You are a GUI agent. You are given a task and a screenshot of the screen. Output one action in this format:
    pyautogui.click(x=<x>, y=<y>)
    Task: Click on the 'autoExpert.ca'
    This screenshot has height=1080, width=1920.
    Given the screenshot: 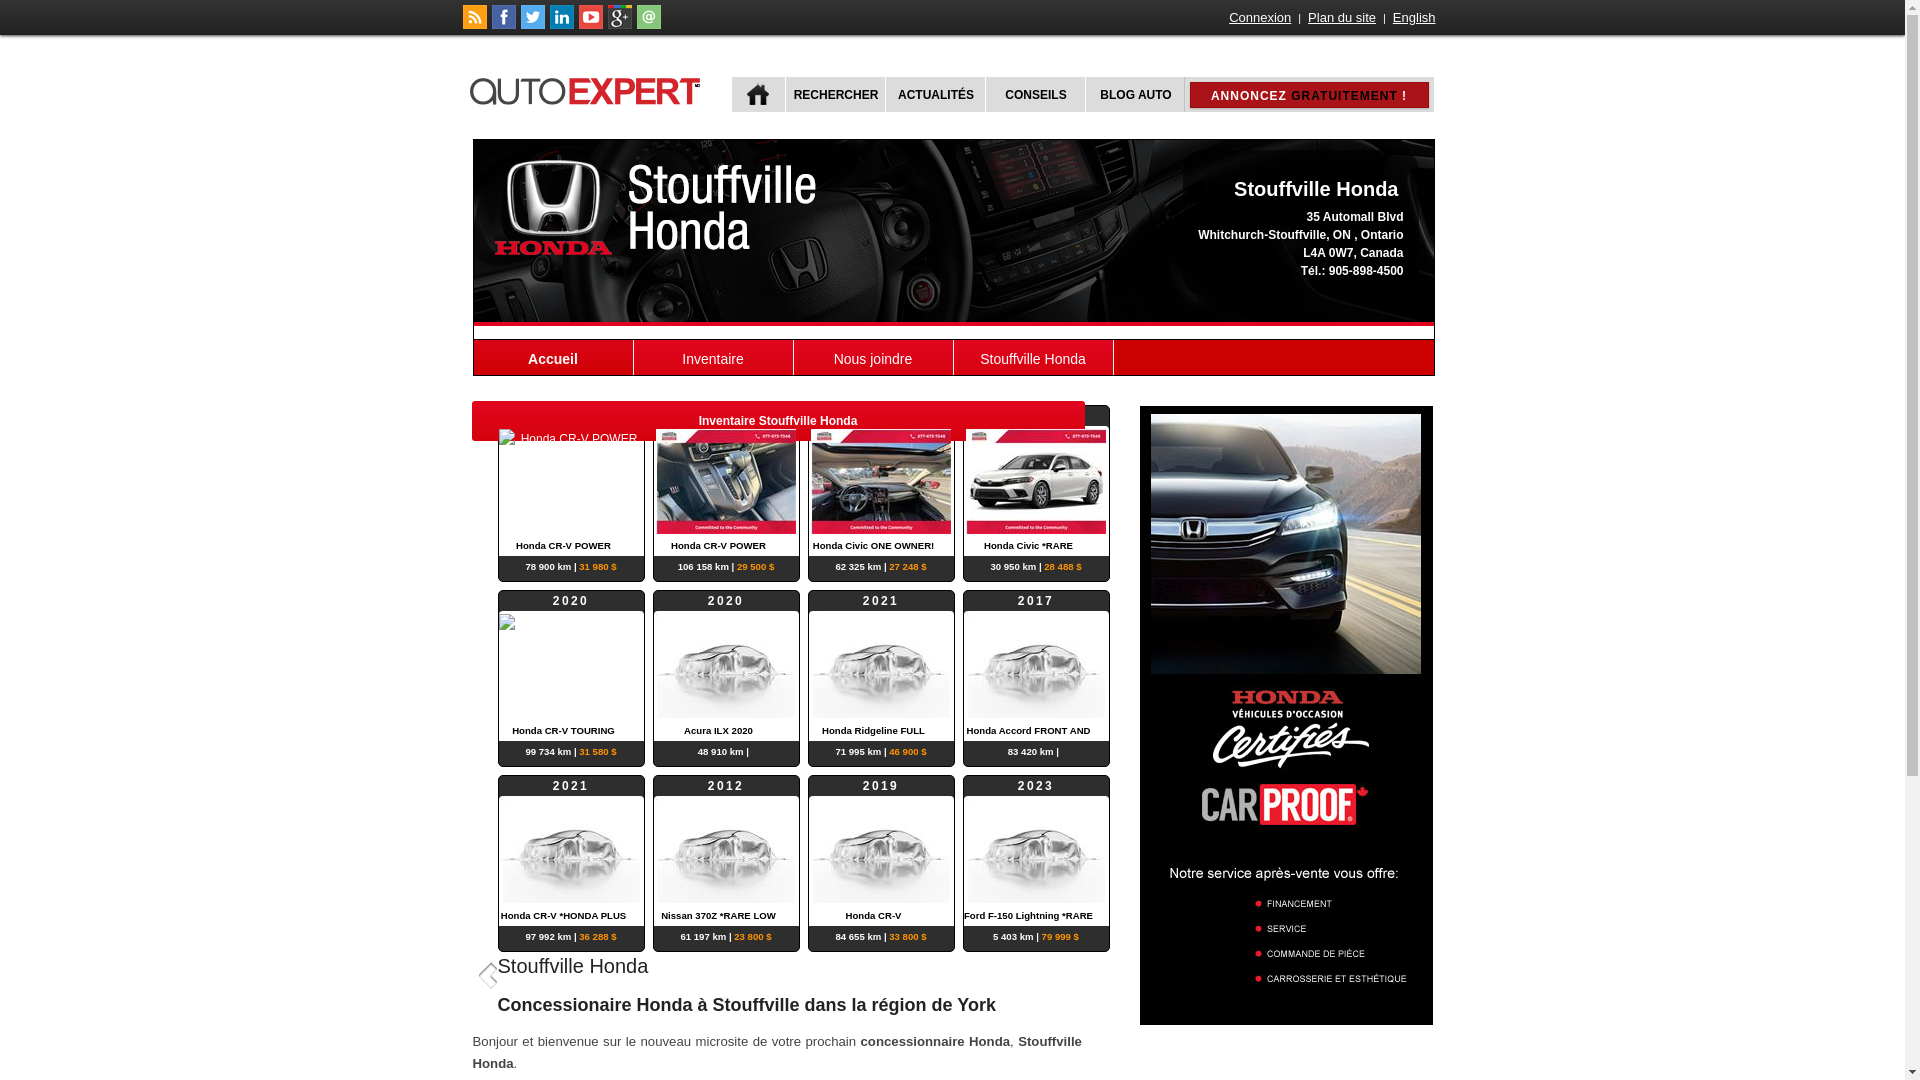 What is the action you would take?
    pyautogui.click(x=588, y=87)
    